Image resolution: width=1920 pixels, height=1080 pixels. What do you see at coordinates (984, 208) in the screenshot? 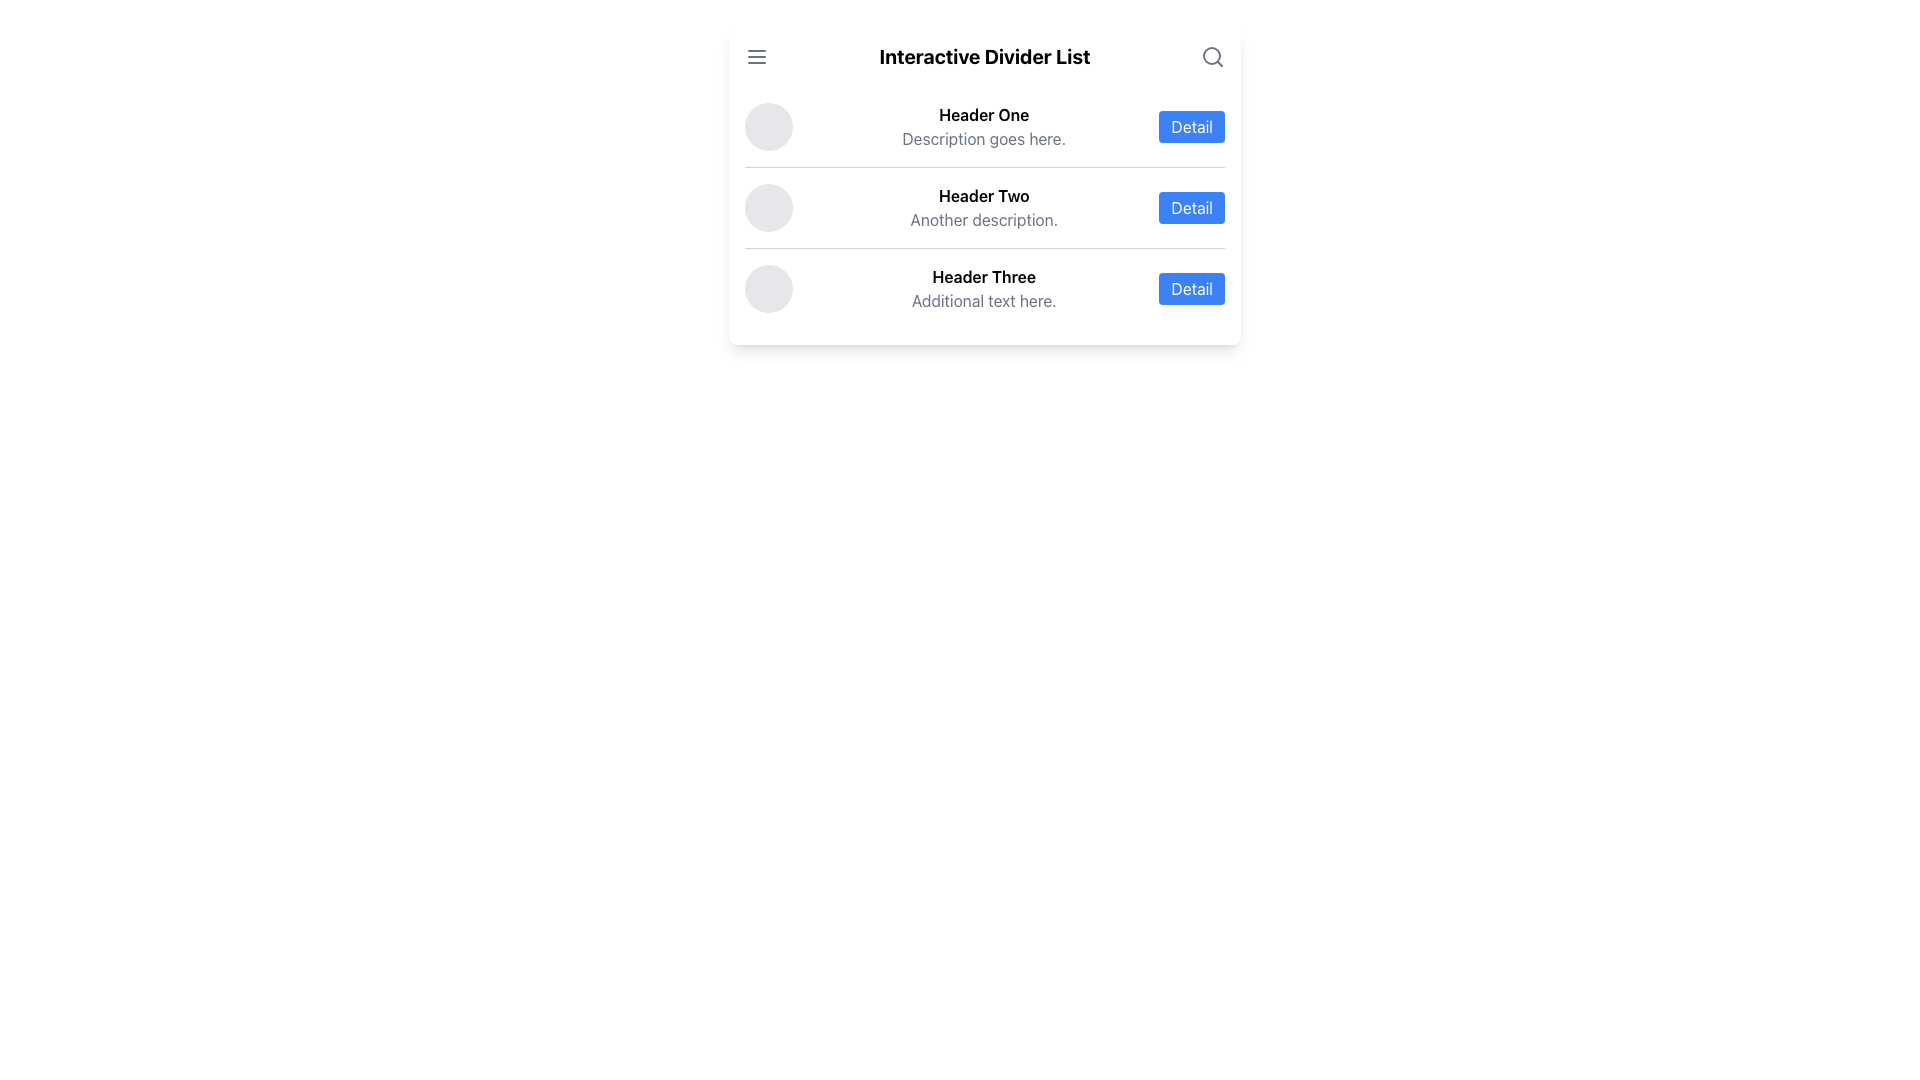
I see `the non-interactive text element that displays 'Header Two' and 'Another description.' in a structured vertical list, positioned between 'Header One' and 'Header Three'` at bounding box center [984, 208].